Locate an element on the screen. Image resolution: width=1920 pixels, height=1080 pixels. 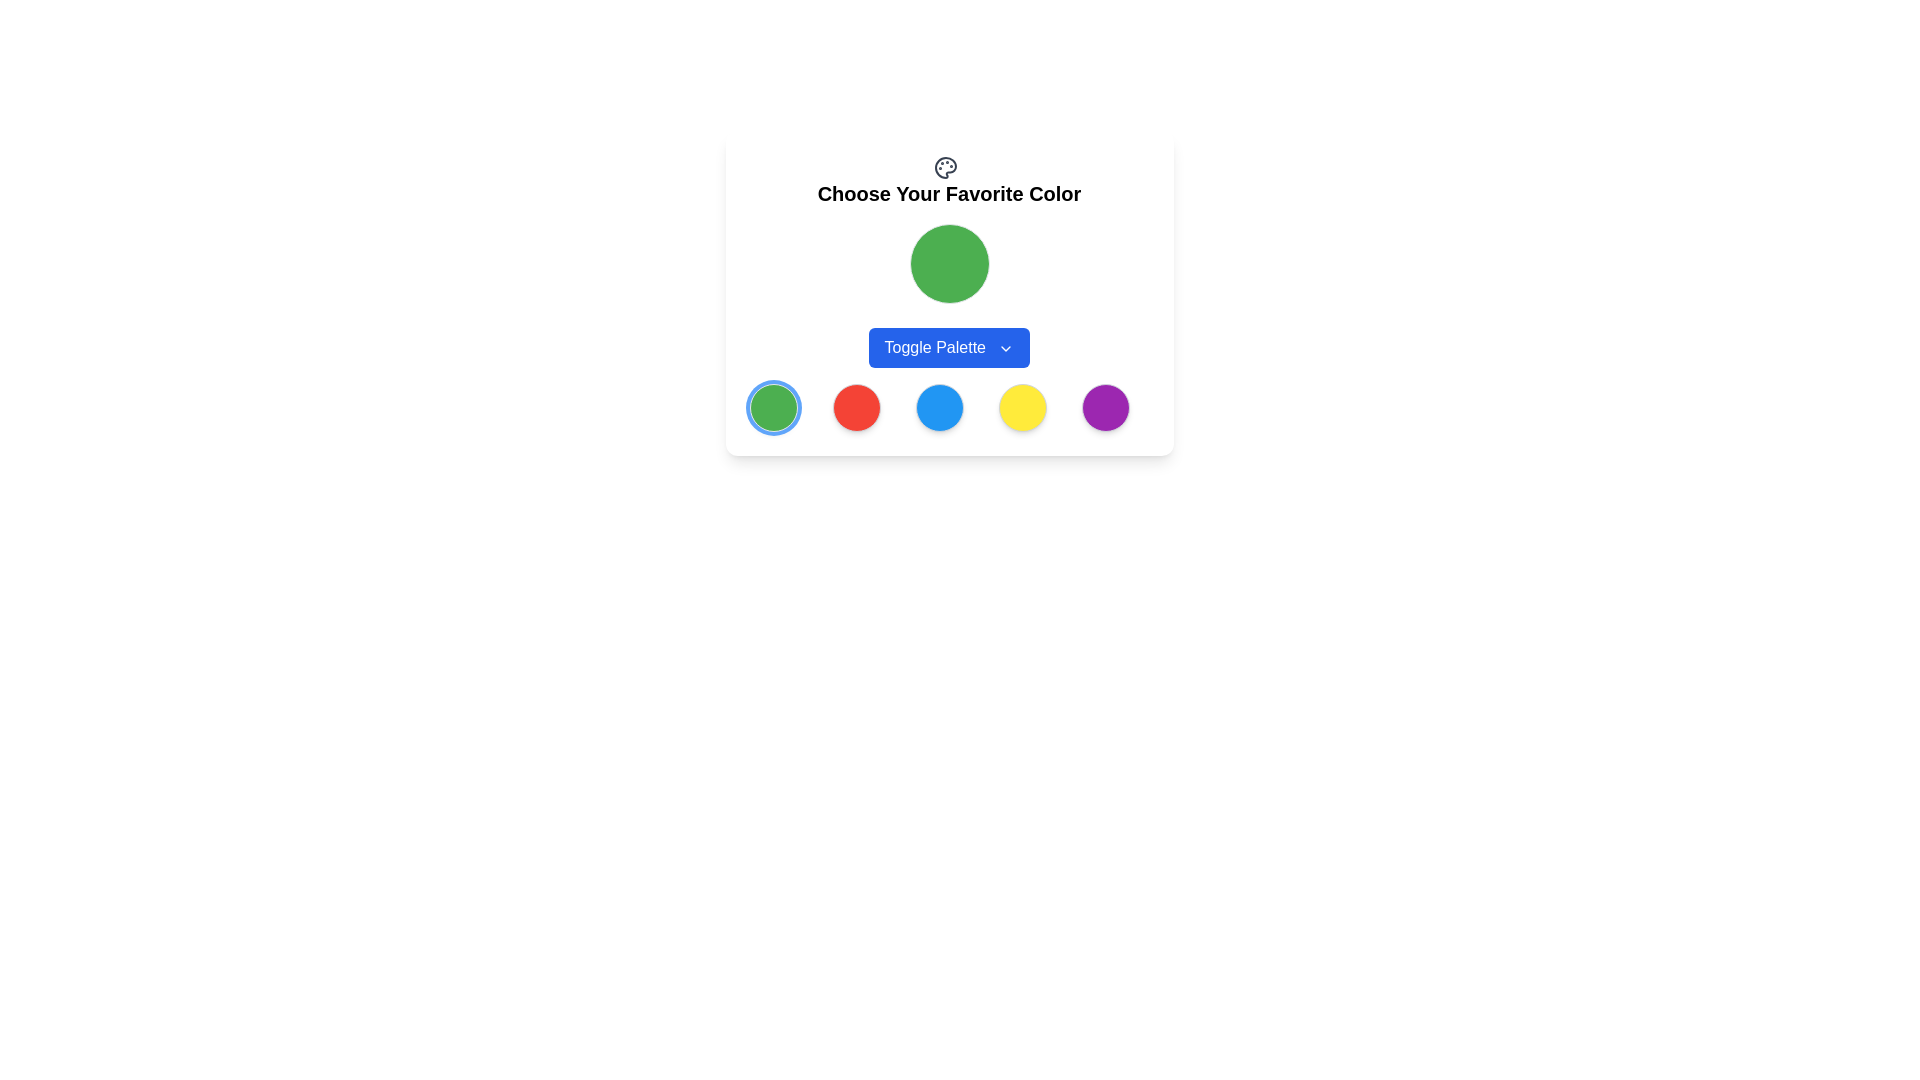
the header text indicating the user's task of choosing a favorite color, positioned at the top-center of the interactive card interface is located at coordinates (948, 193).